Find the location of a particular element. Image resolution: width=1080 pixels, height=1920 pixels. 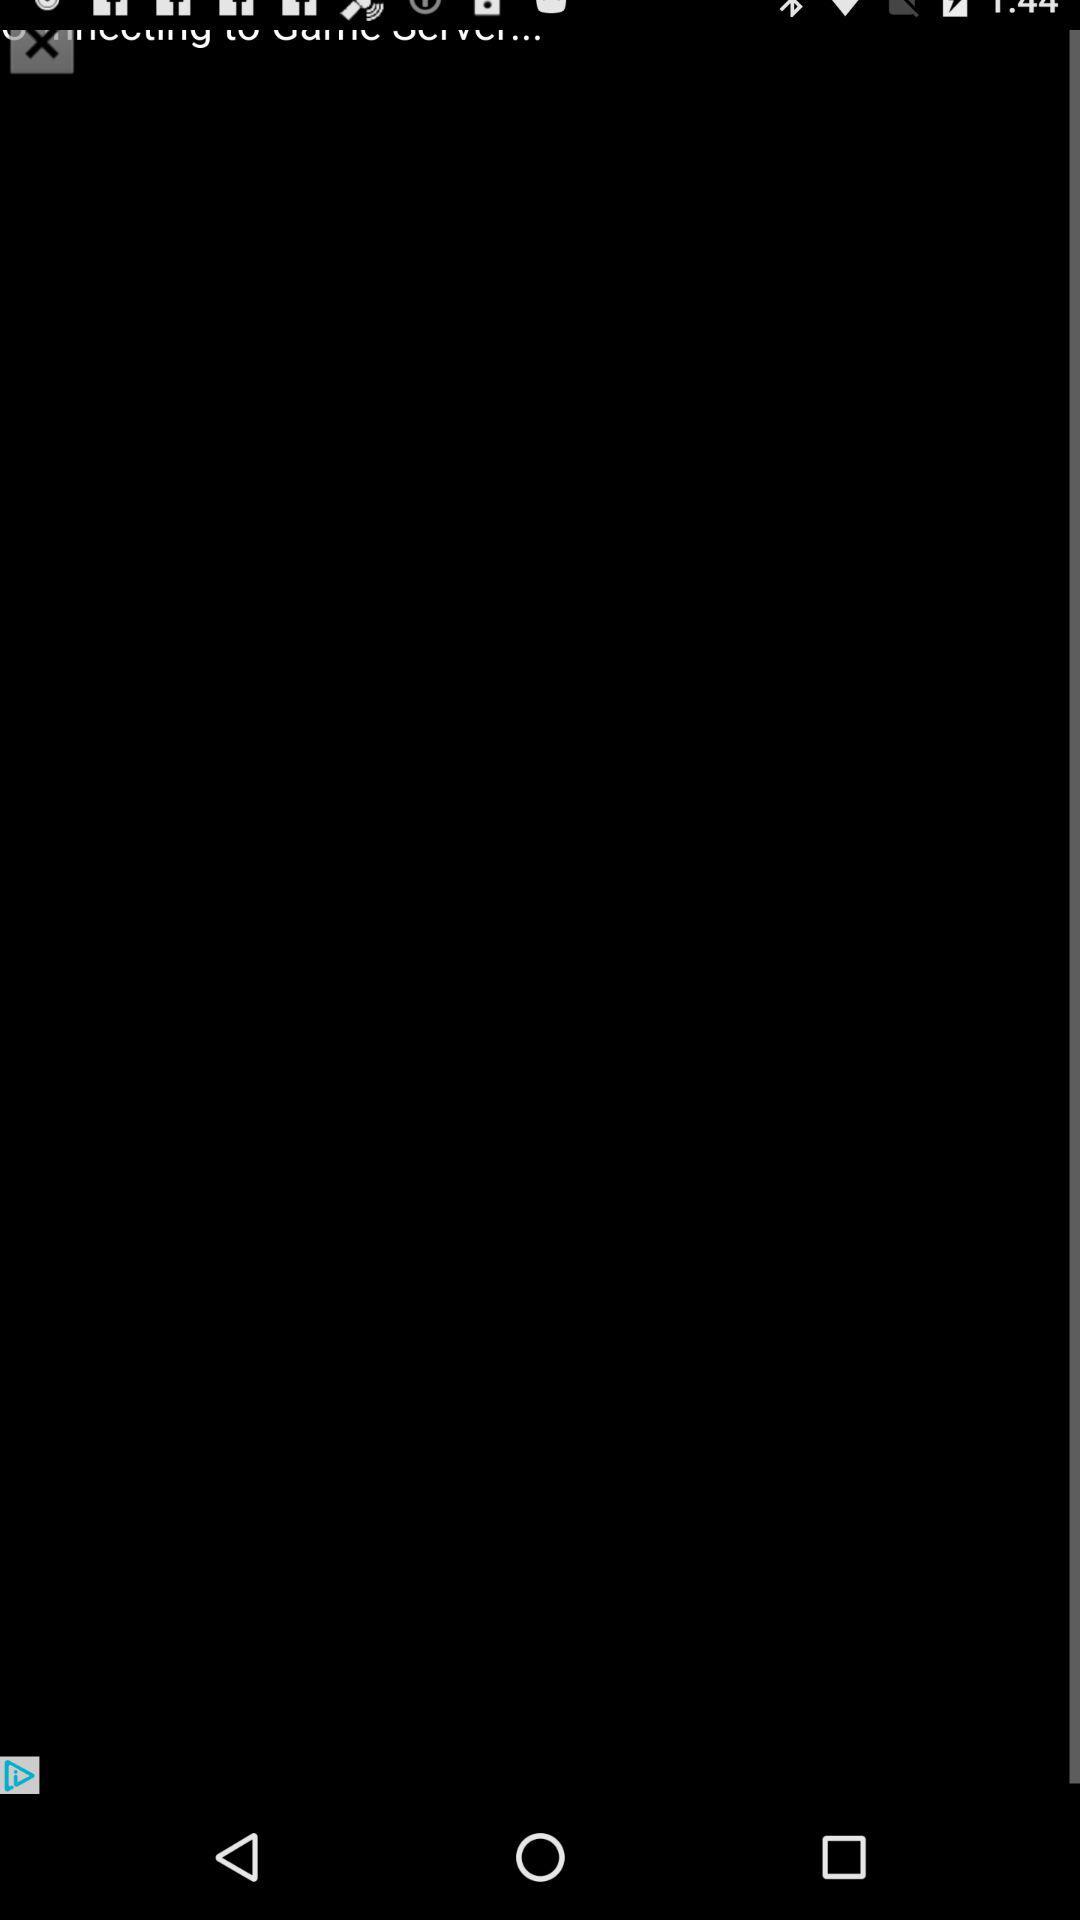

the close icon is located at coordinates (42, 44).